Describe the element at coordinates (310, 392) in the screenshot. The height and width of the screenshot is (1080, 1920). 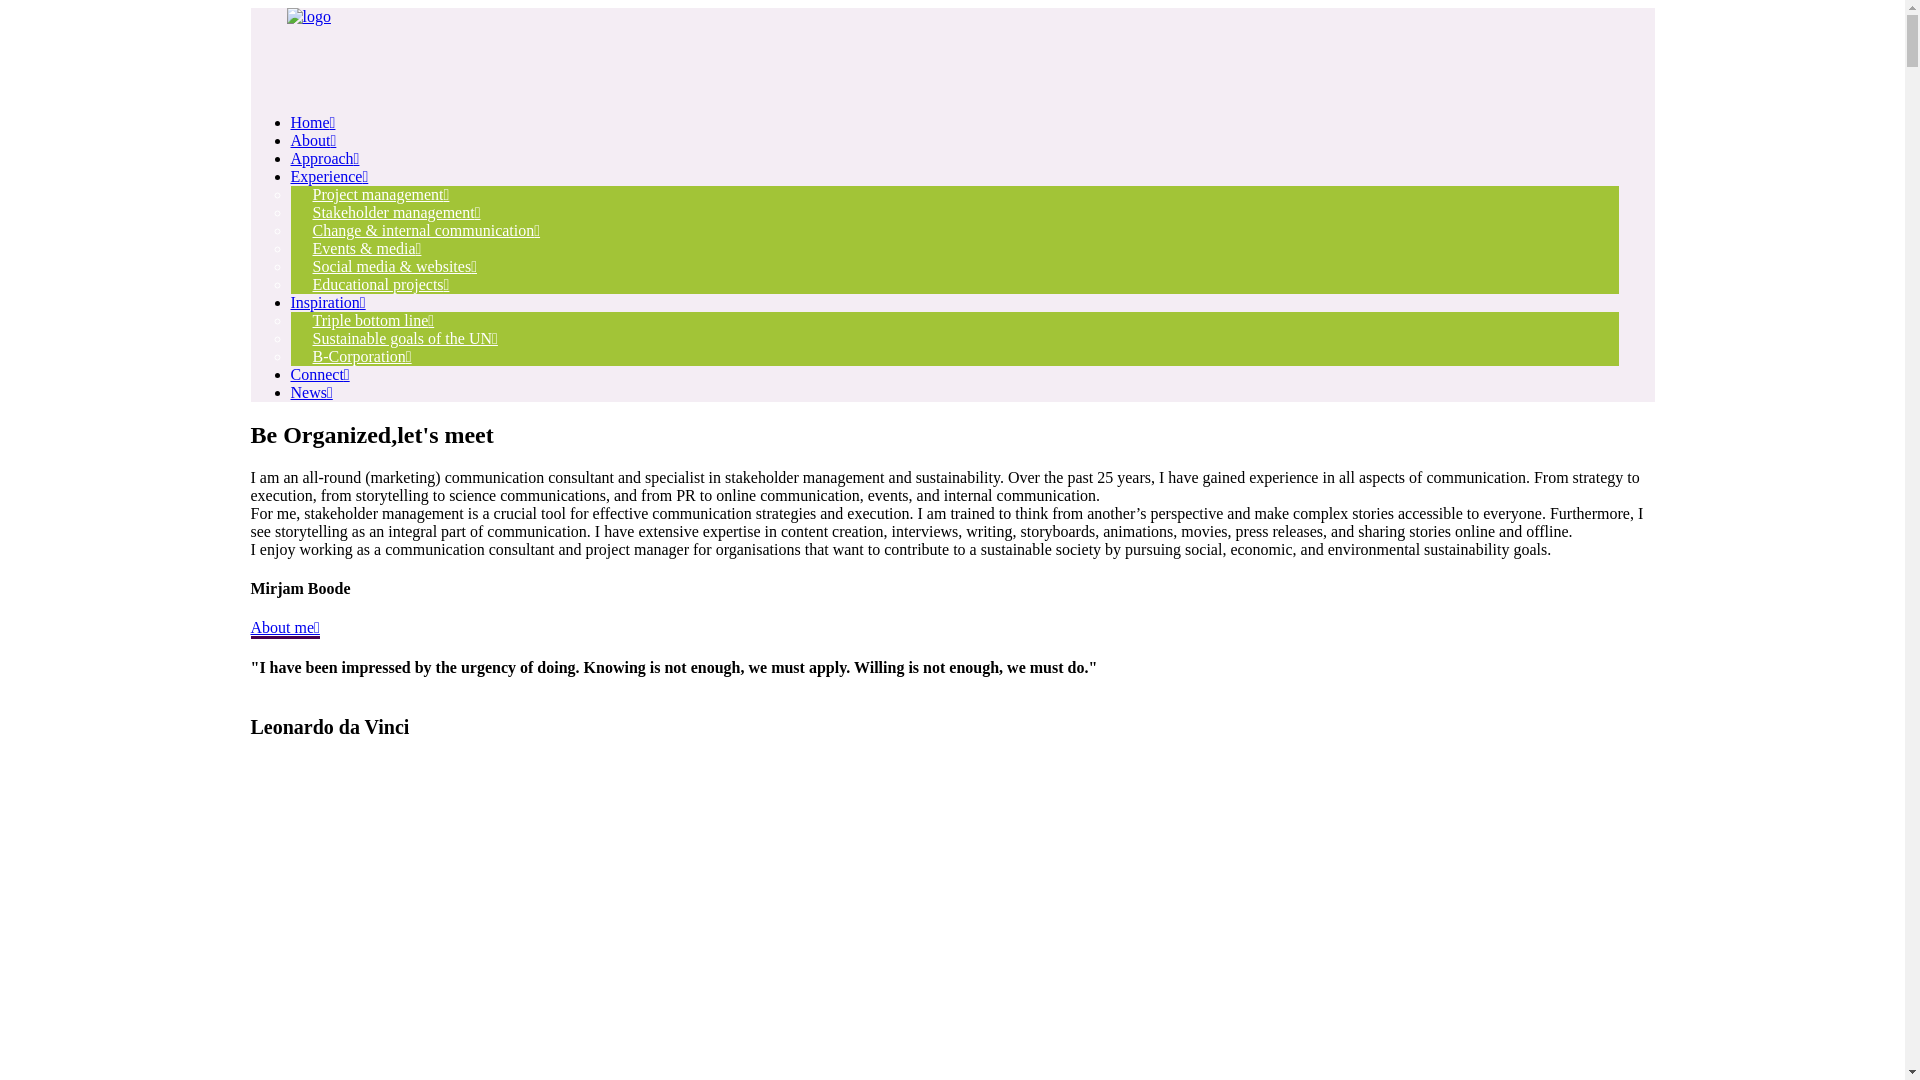
I see `'News'` at that location.